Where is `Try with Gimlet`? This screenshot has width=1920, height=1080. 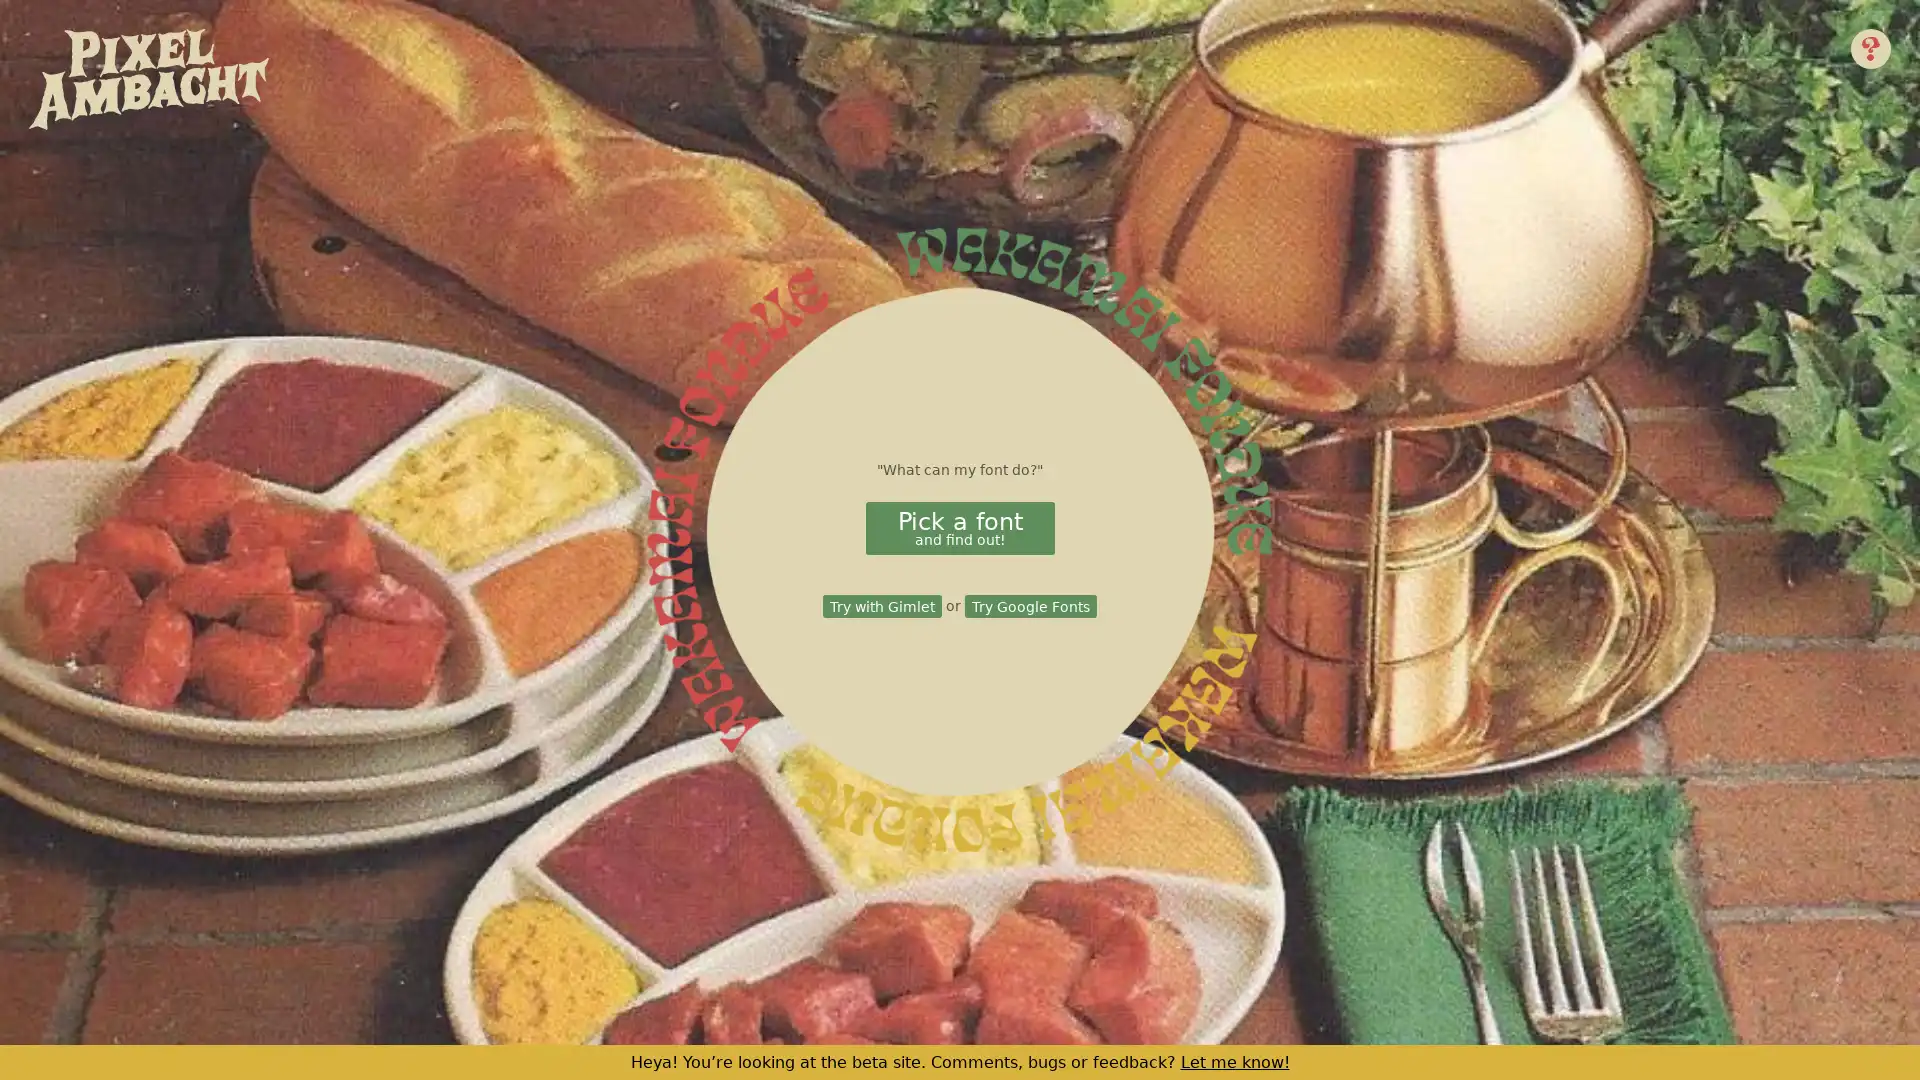
Try with Gimlet is located at coordinates (881, 605).